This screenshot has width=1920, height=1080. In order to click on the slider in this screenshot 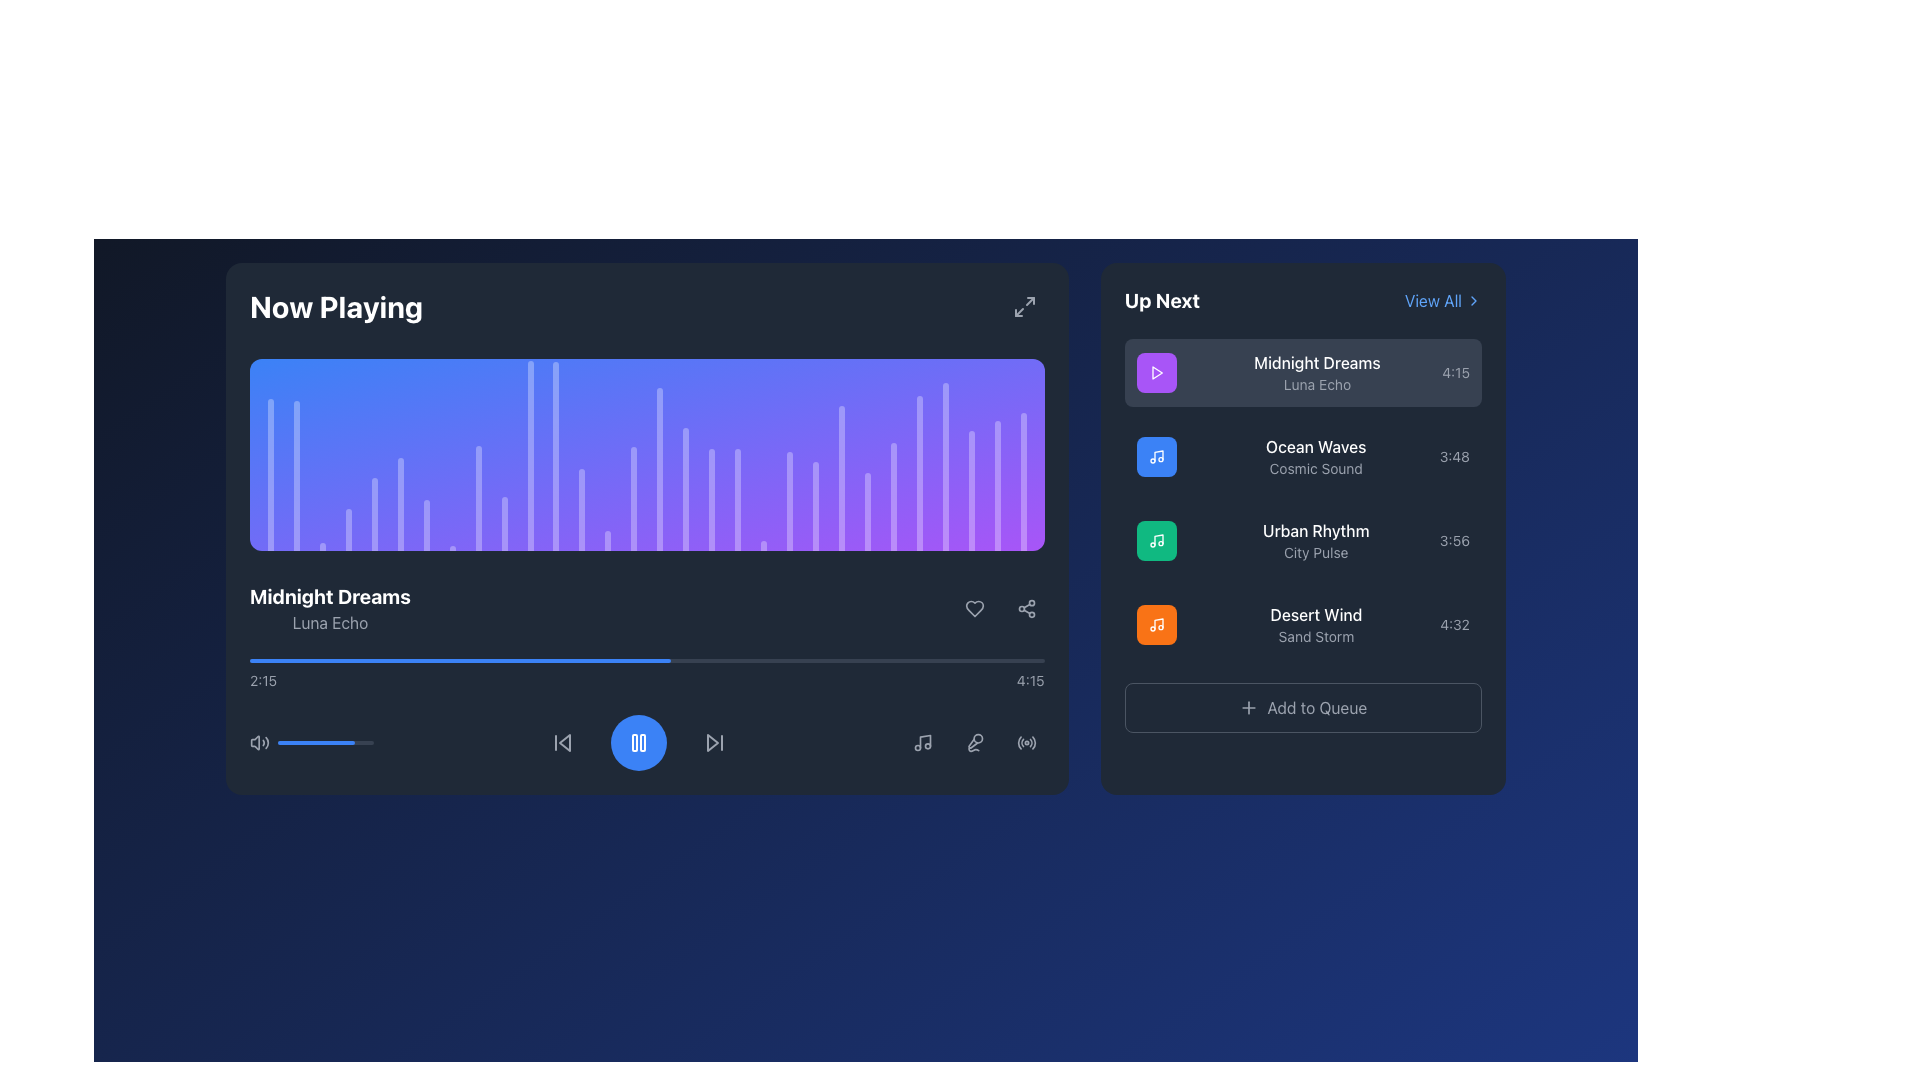, I will do `click(347, 743)`.